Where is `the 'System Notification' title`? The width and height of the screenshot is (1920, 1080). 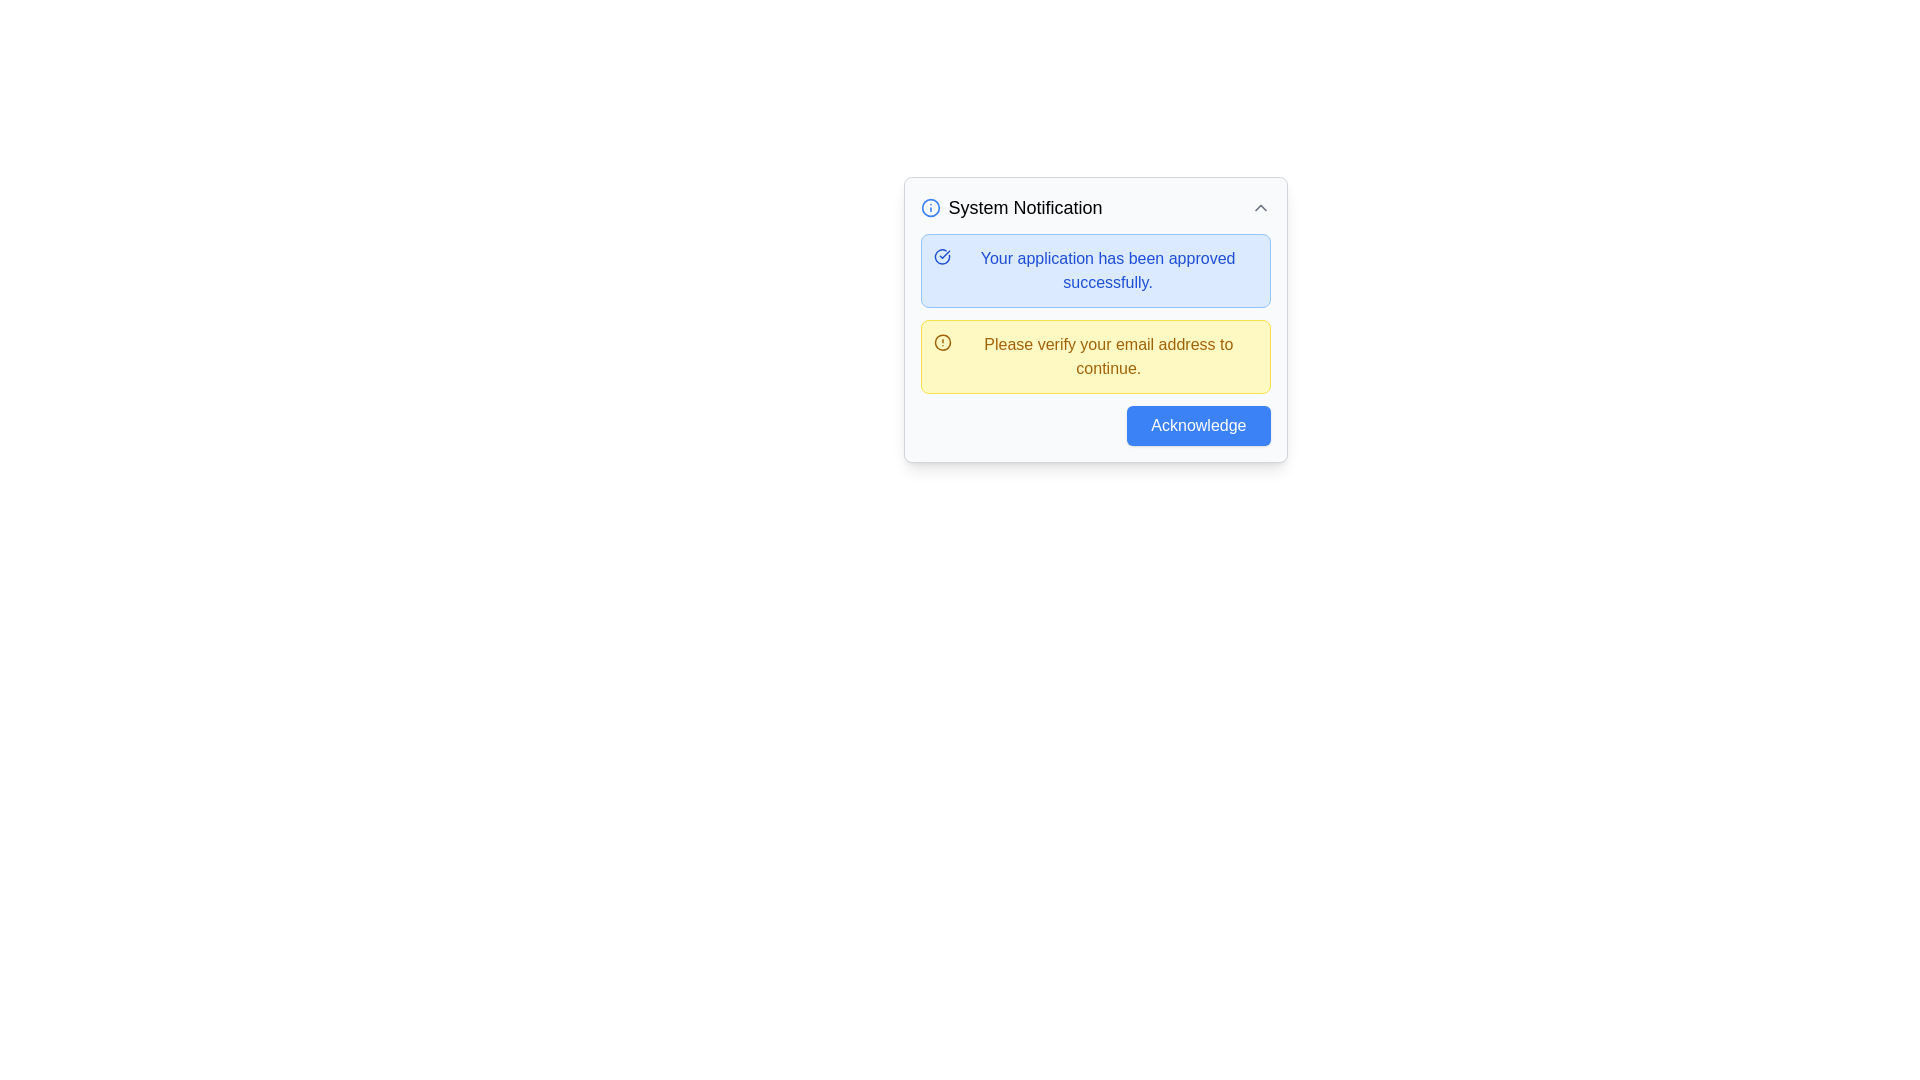 the 'System Notification' title is located at coordinates (1094, 208).